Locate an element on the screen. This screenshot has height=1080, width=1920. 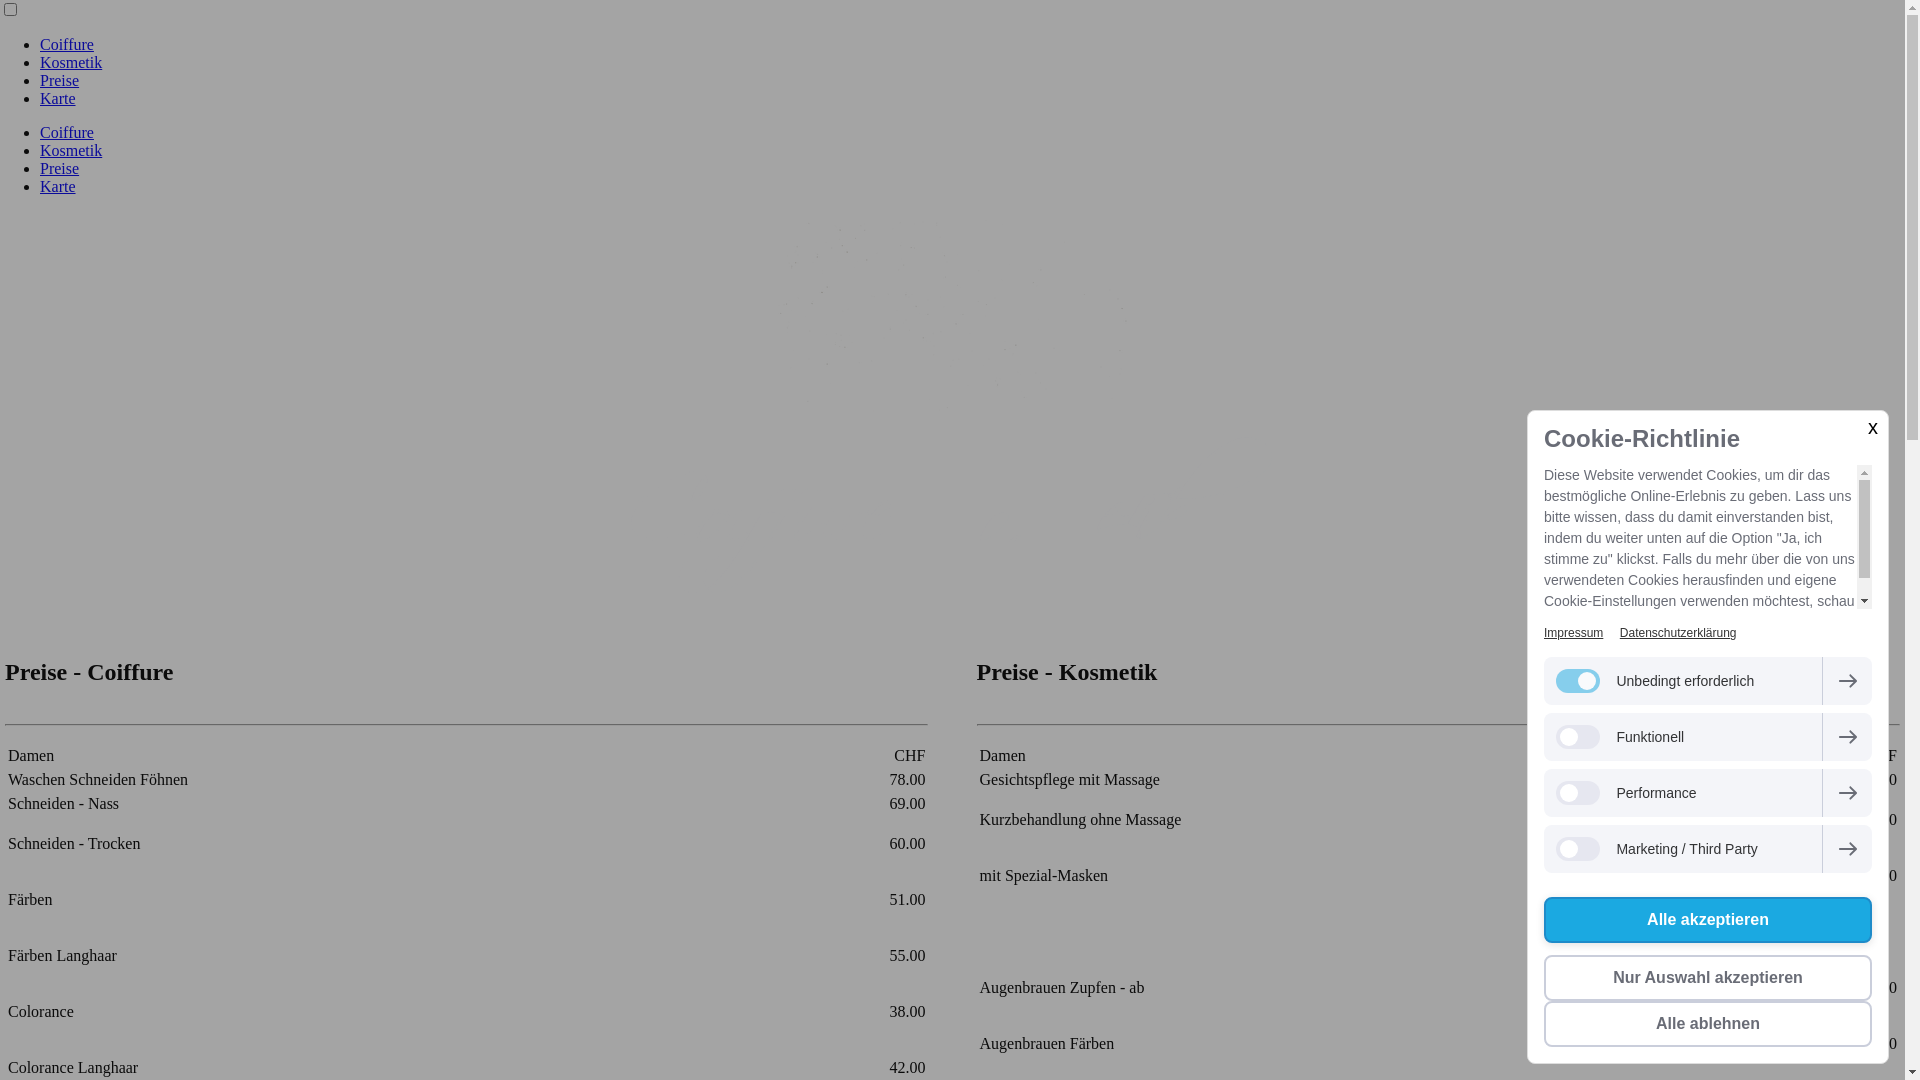
'Preise' is located at coordinates (59, 167).